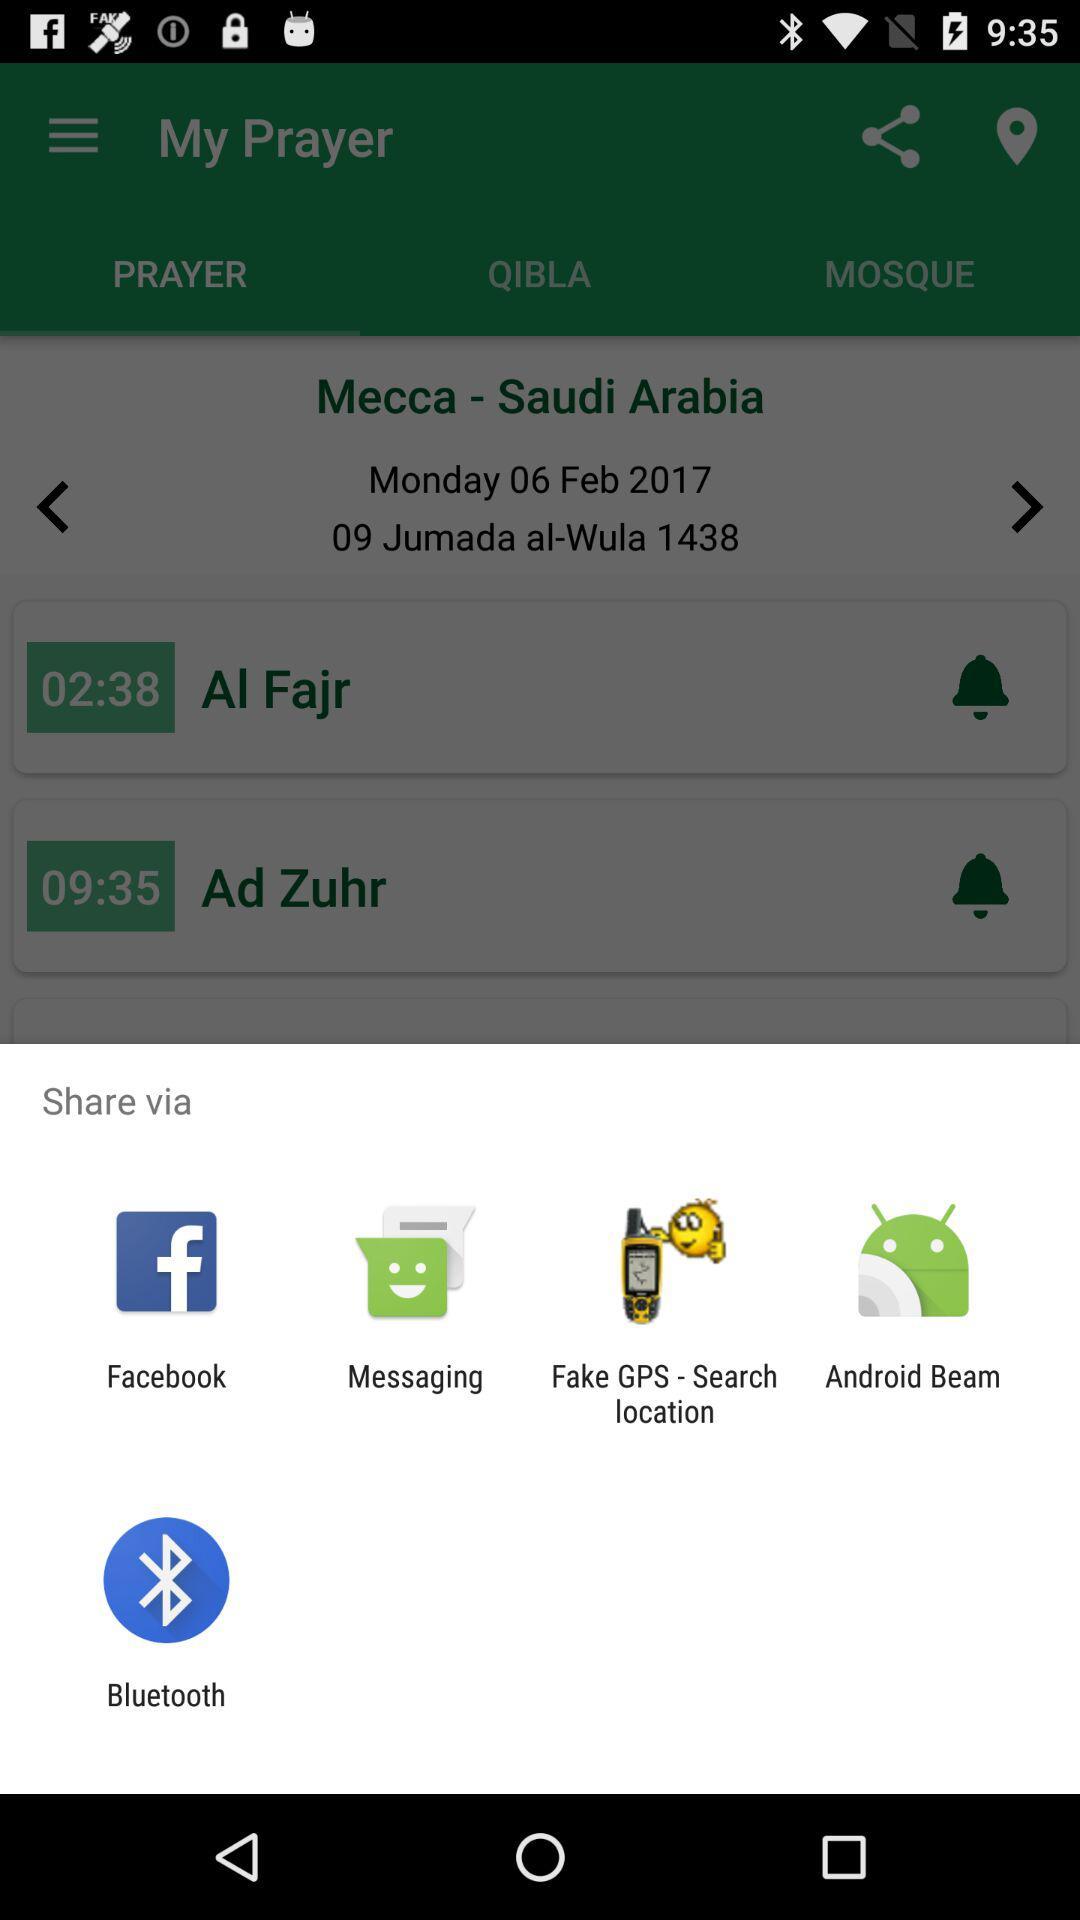 Image resolution: width=1080 pixels, height=1920 pixels. What do you see at coordinates (664, 1392) in the screenshot?
I see `item to the left of android beam app` at bounding box center [664, 1392].